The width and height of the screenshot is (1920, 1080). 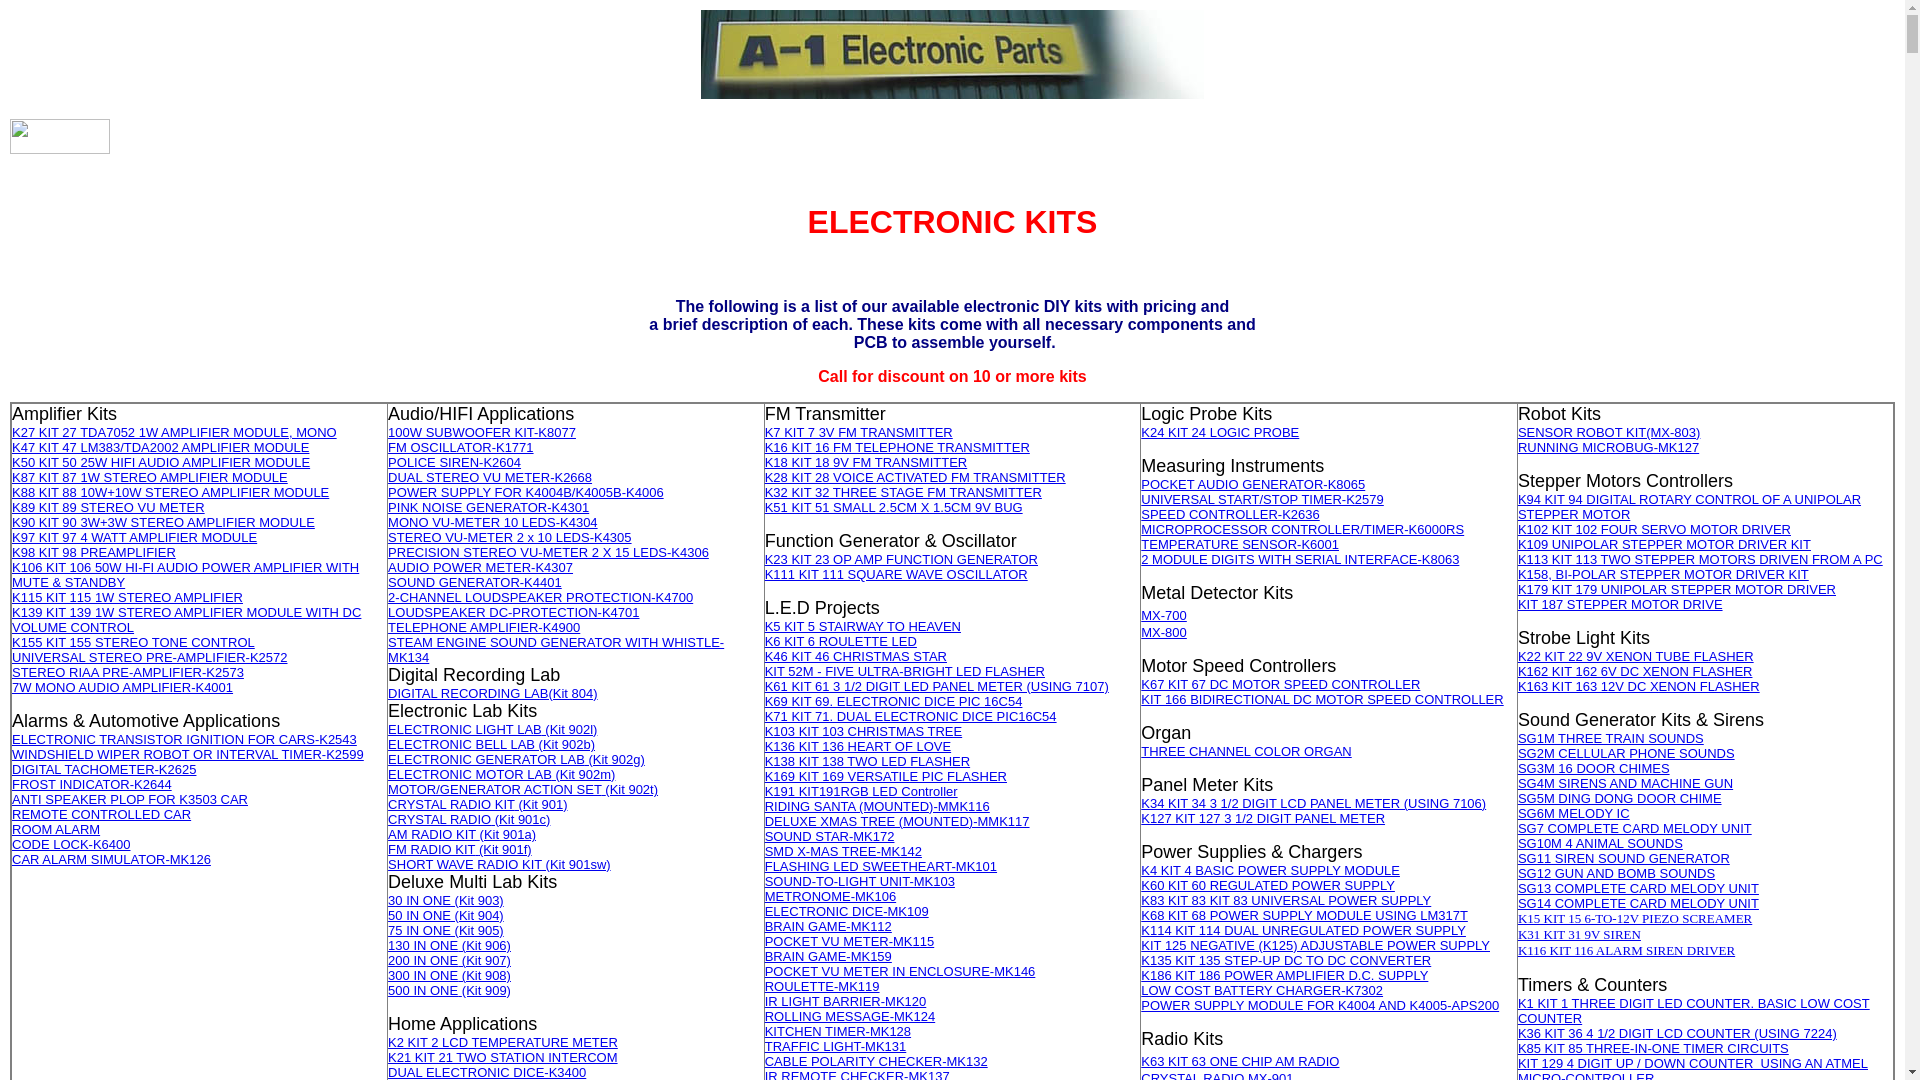 What do you see at coordinates (1163, 614) in the screenshot?
I see `'MX-700'` at bounding box center [1163, 614].